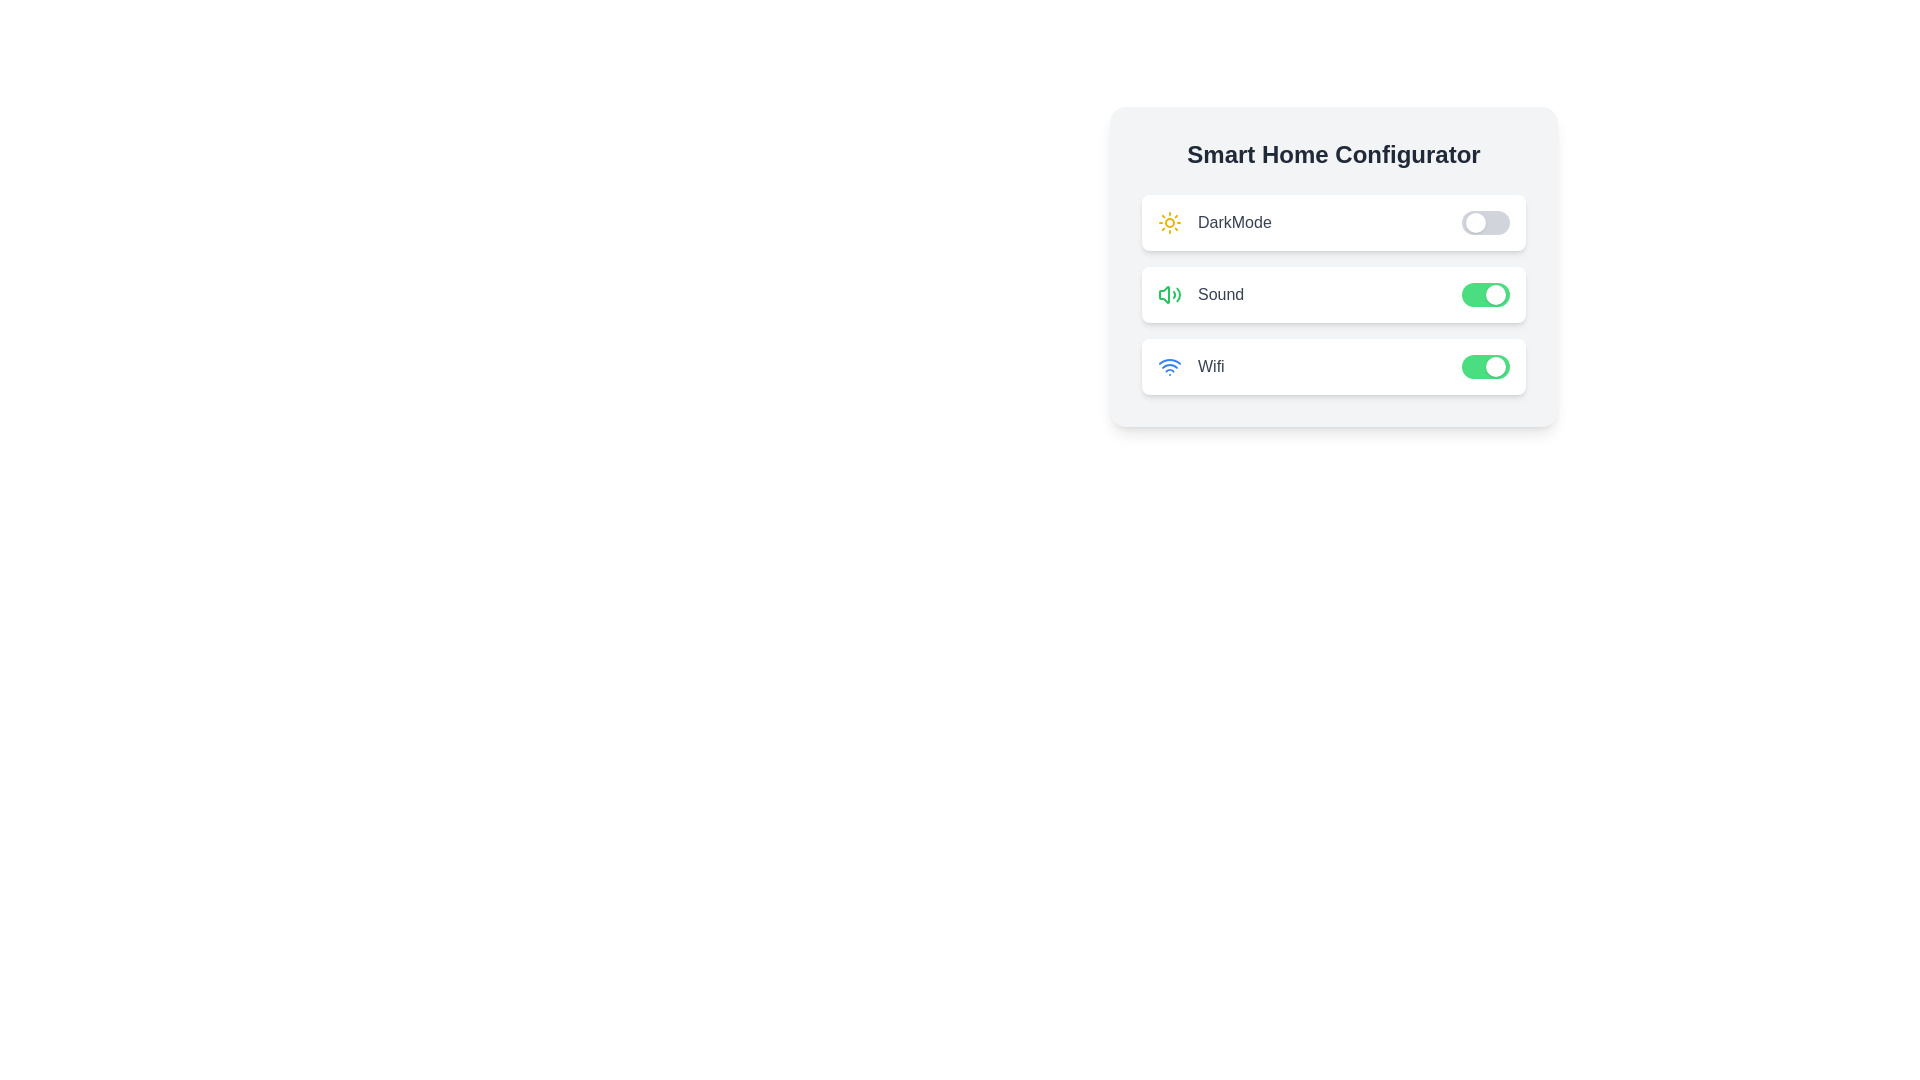 This screenshot has width=1920, height=1080. I want to click on the green graphical representation located at the bottom-left side of the volume icon, so click(1164, 294).